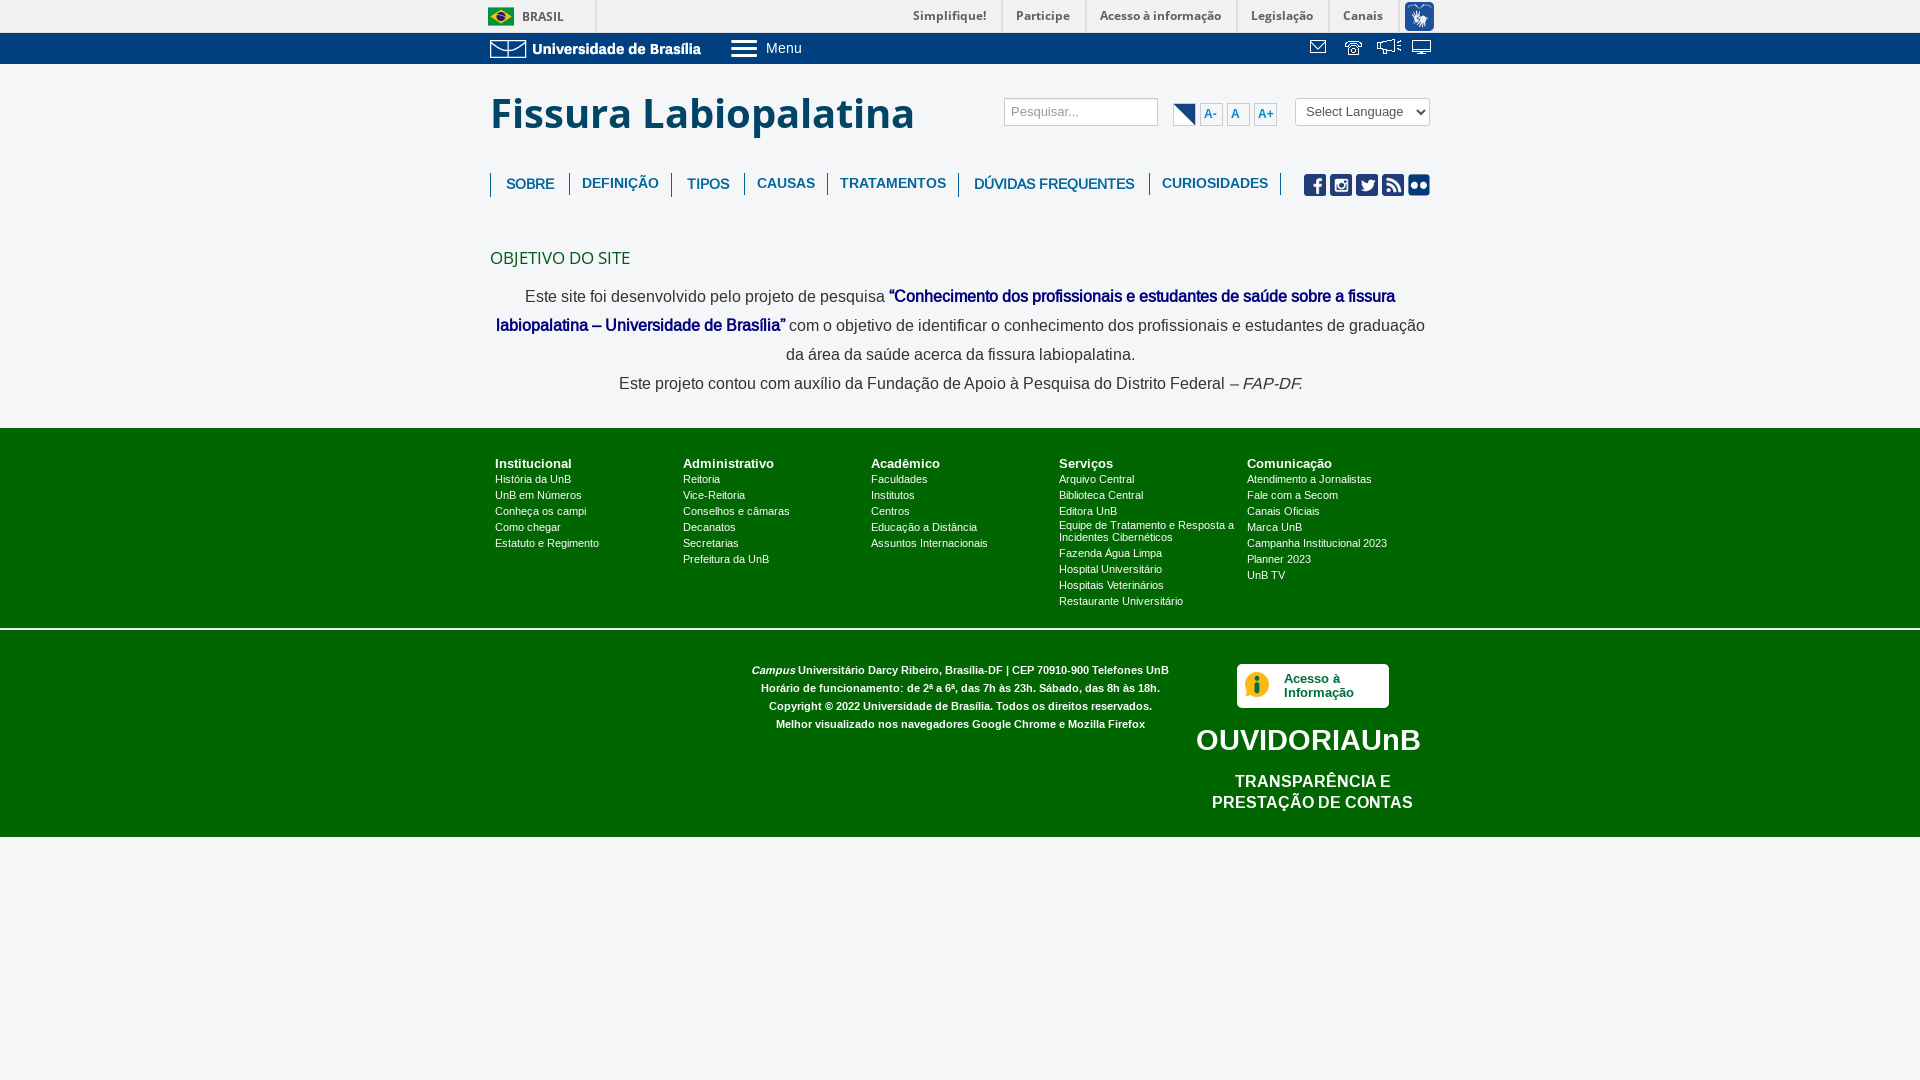 The image size is (1920, 1080). Describe the element at coordinates (522, 16) in the screenshot. I see `'BRASIL'` at that location.